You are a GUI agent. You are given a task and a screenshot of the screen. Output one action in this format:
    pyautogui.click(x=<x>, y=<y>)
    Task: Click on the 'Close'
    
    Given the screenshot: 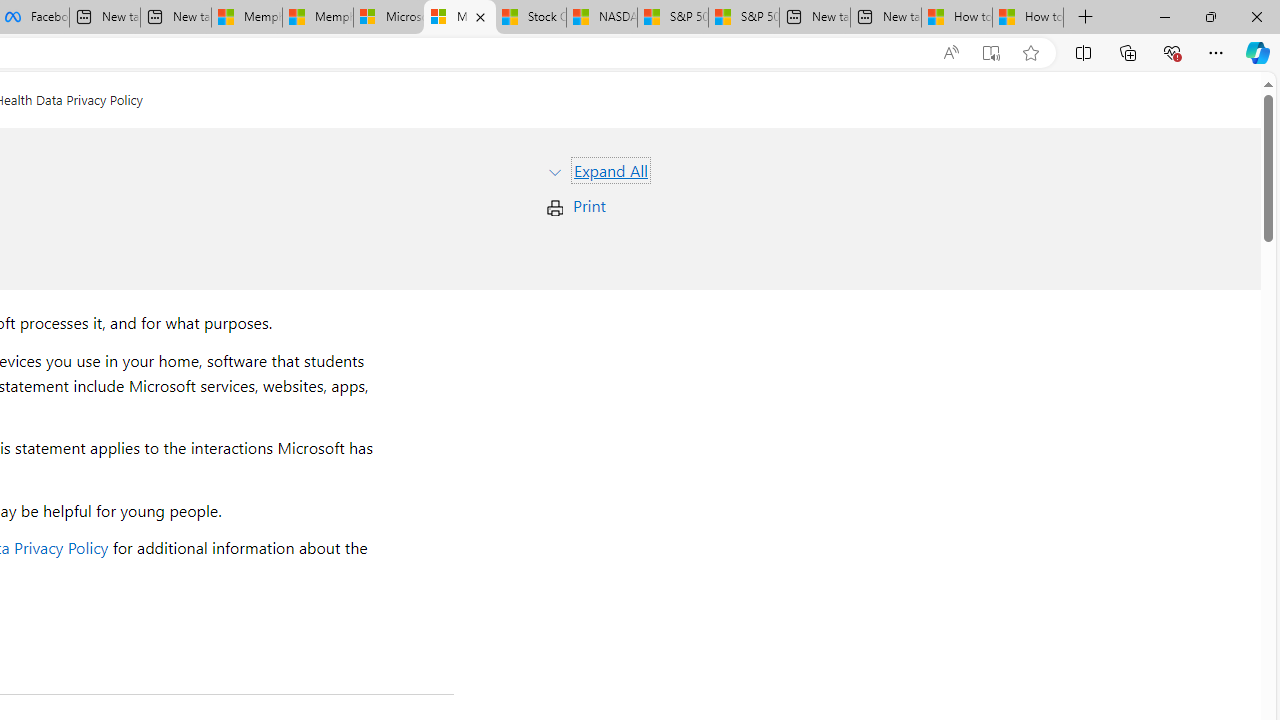 What is the action you would take?
    pyautogui.click(x=1255, y=16)
    